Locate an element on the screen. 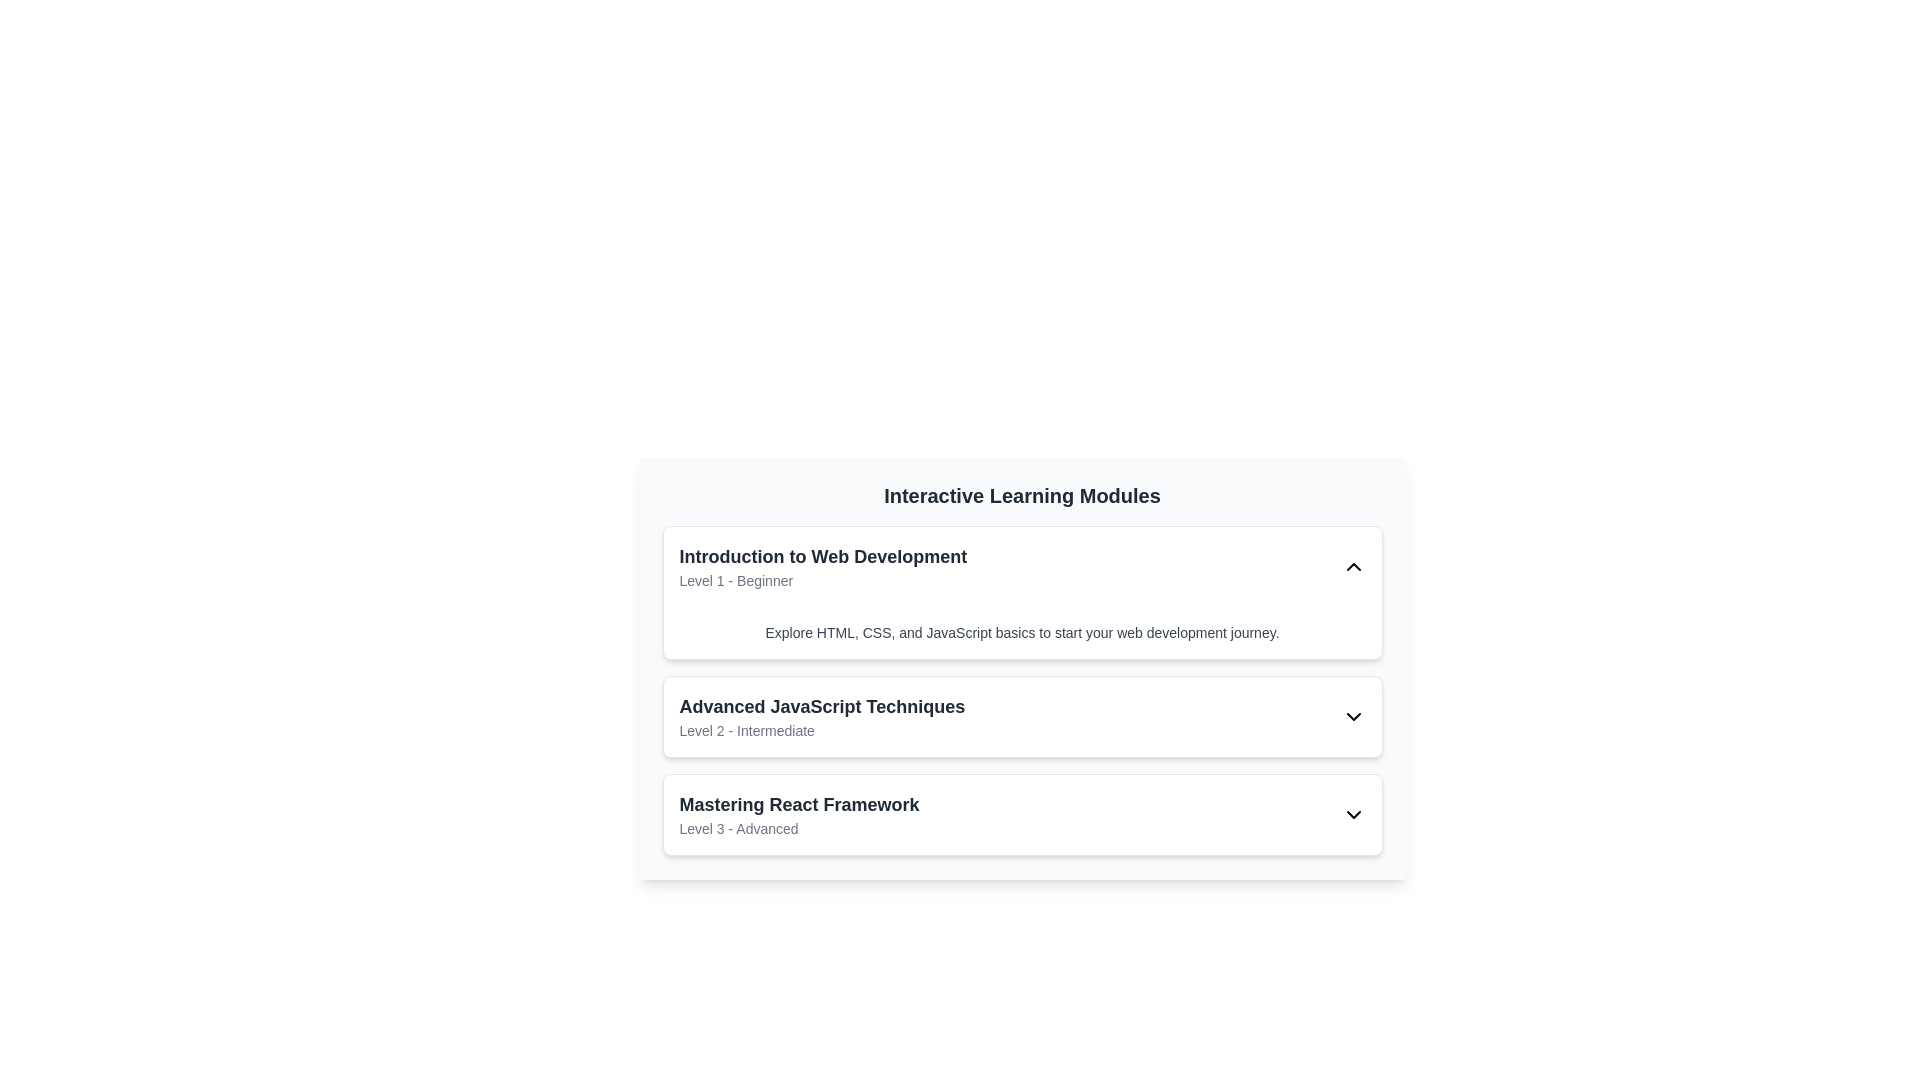 This screenshot has height=1080, width=1920. the list item titled 'Mastering React Framework' with the subtitle 'Level 3 - Advanced' is located at coordinates (1022, 814).